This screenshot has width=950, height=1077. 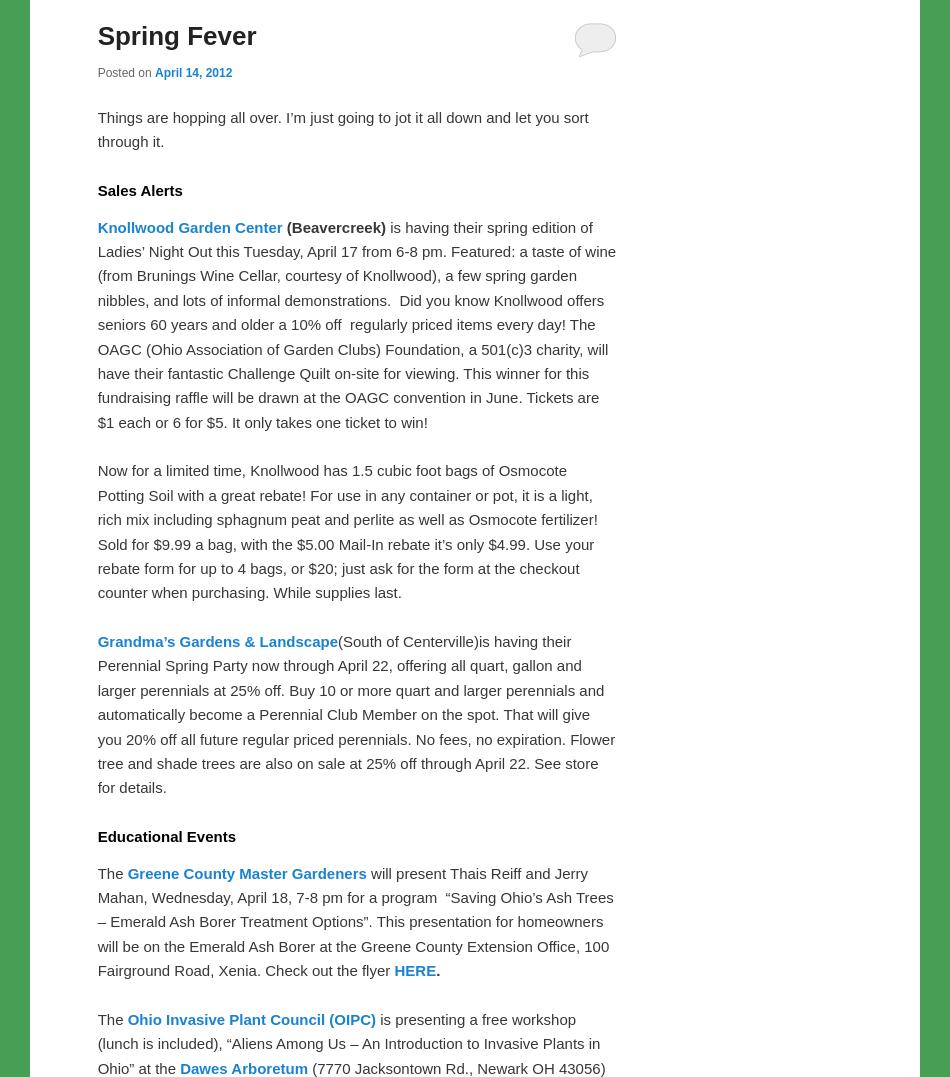 What do you see at coordinates (139, 189) in the screenshot?
I see `'Sales Alerts'` at bounding box center [139, 189].